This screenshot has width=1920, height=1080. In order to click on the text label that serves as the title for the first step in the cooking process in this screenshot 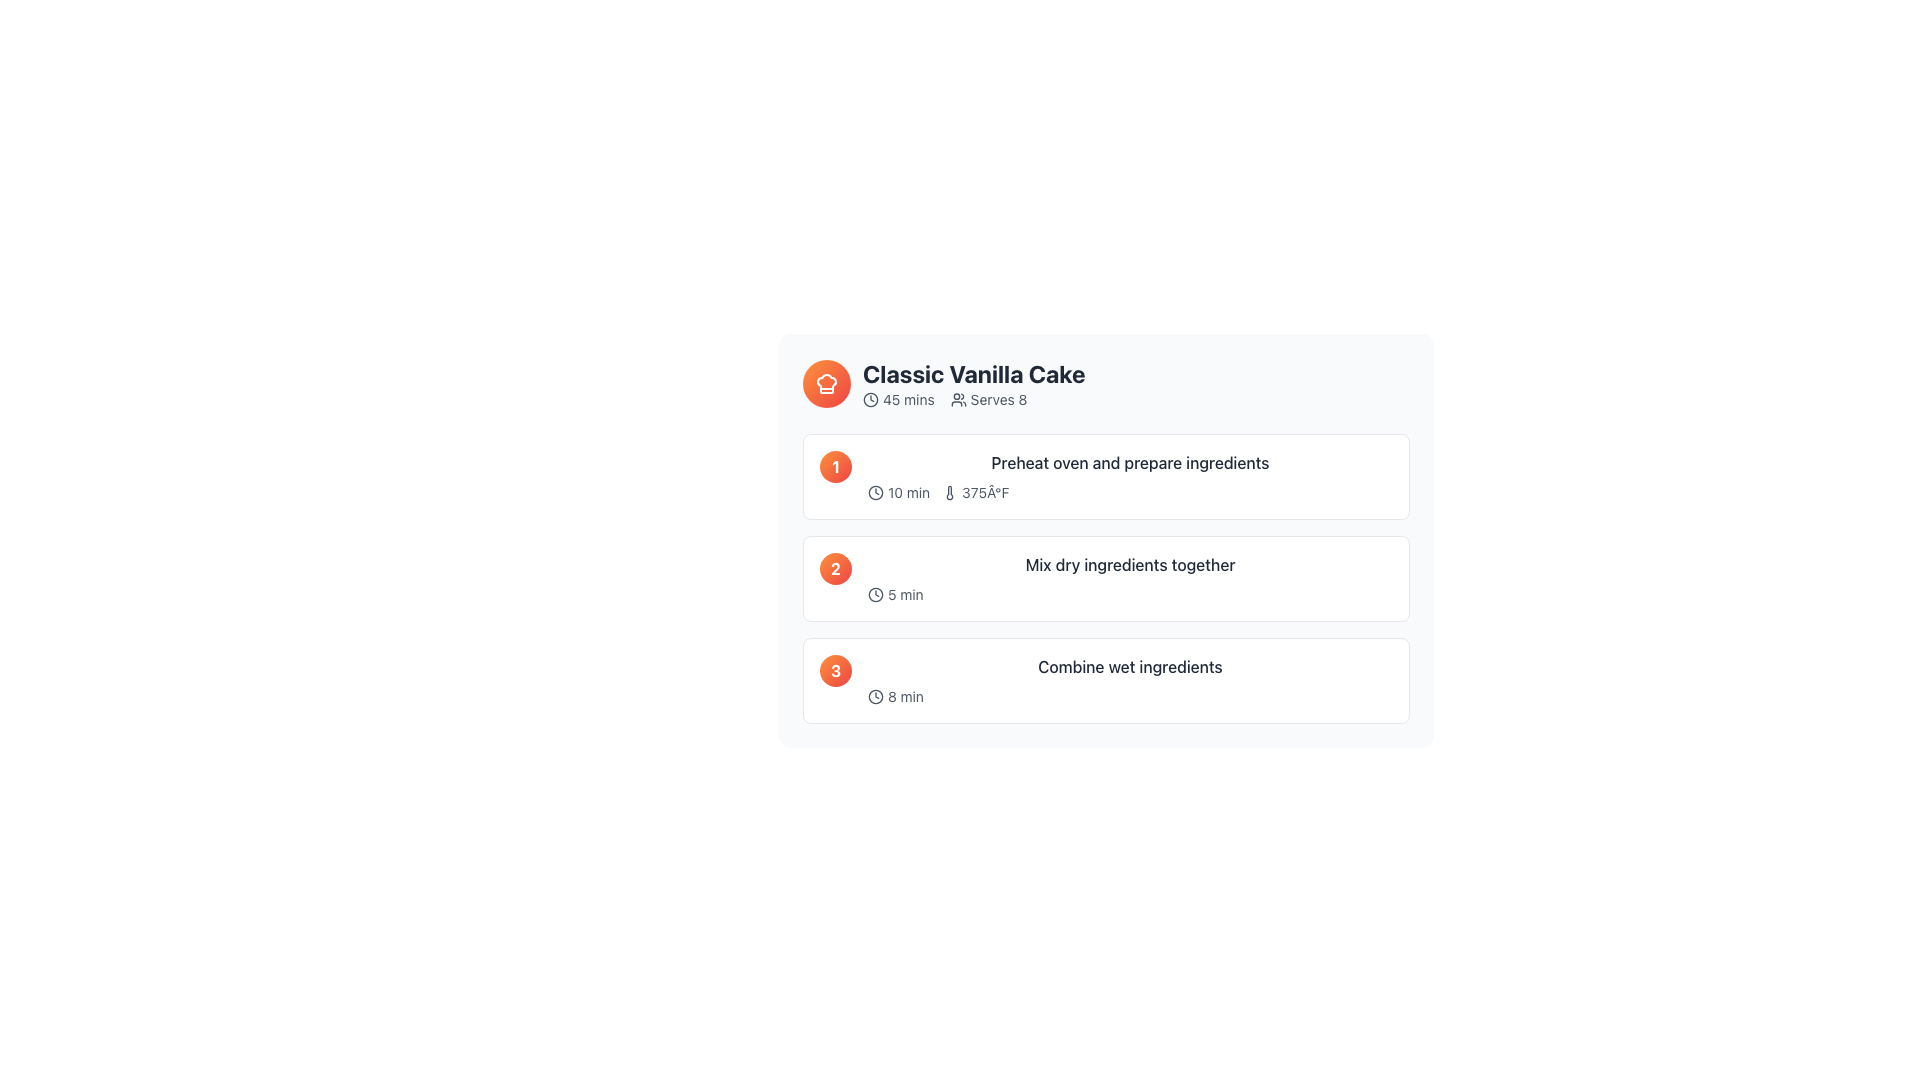, I will do `click(1130, 462)`.